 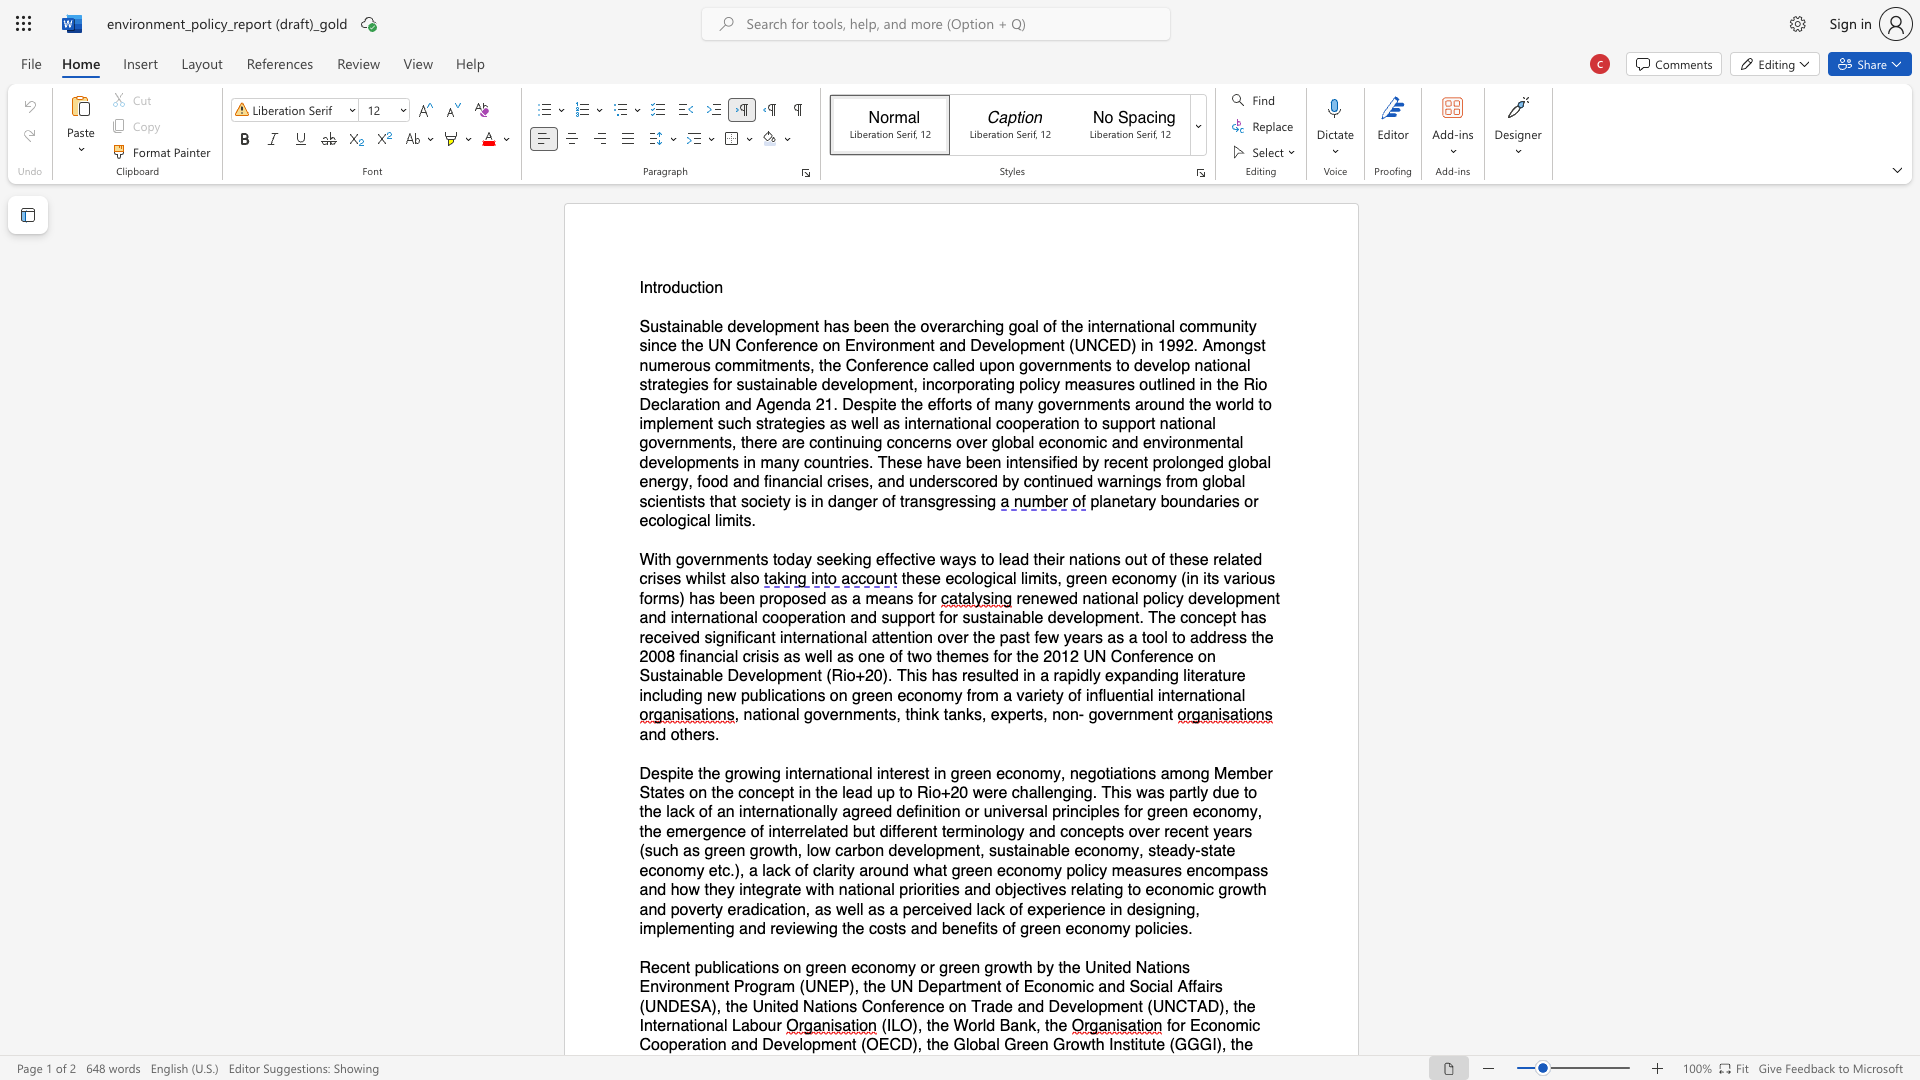 I want to click on the subset text "nd othe" within the text "and others.", so click(x=648, y=734).